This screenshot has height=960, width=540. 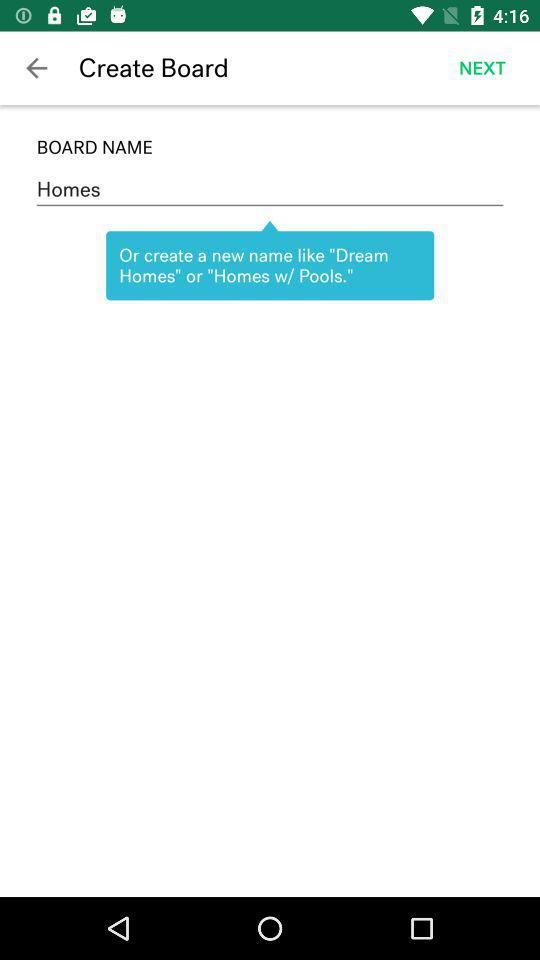 What do you see at coordinates (36, 68) in the screenshot?
I see `item next to create board icon` at bounding box center [36, 68].